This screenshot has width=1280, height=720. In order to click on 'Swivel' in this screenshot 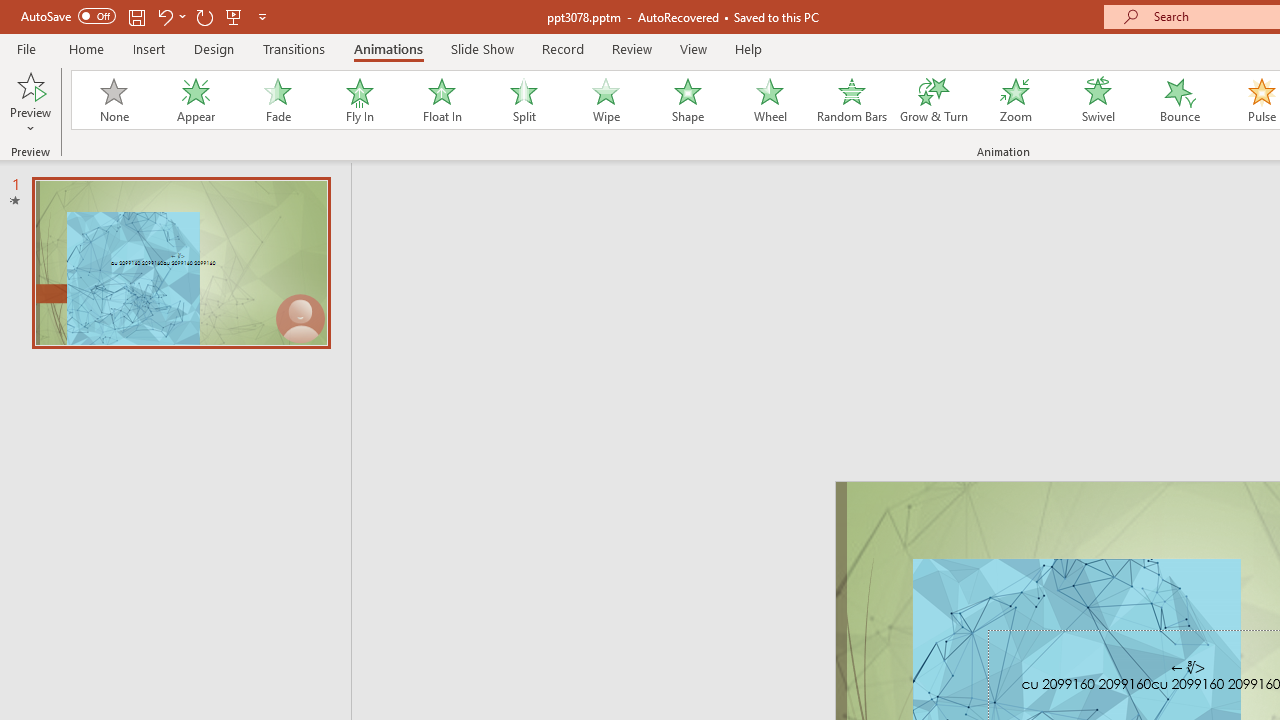, I will do `click(1097, 100)`.